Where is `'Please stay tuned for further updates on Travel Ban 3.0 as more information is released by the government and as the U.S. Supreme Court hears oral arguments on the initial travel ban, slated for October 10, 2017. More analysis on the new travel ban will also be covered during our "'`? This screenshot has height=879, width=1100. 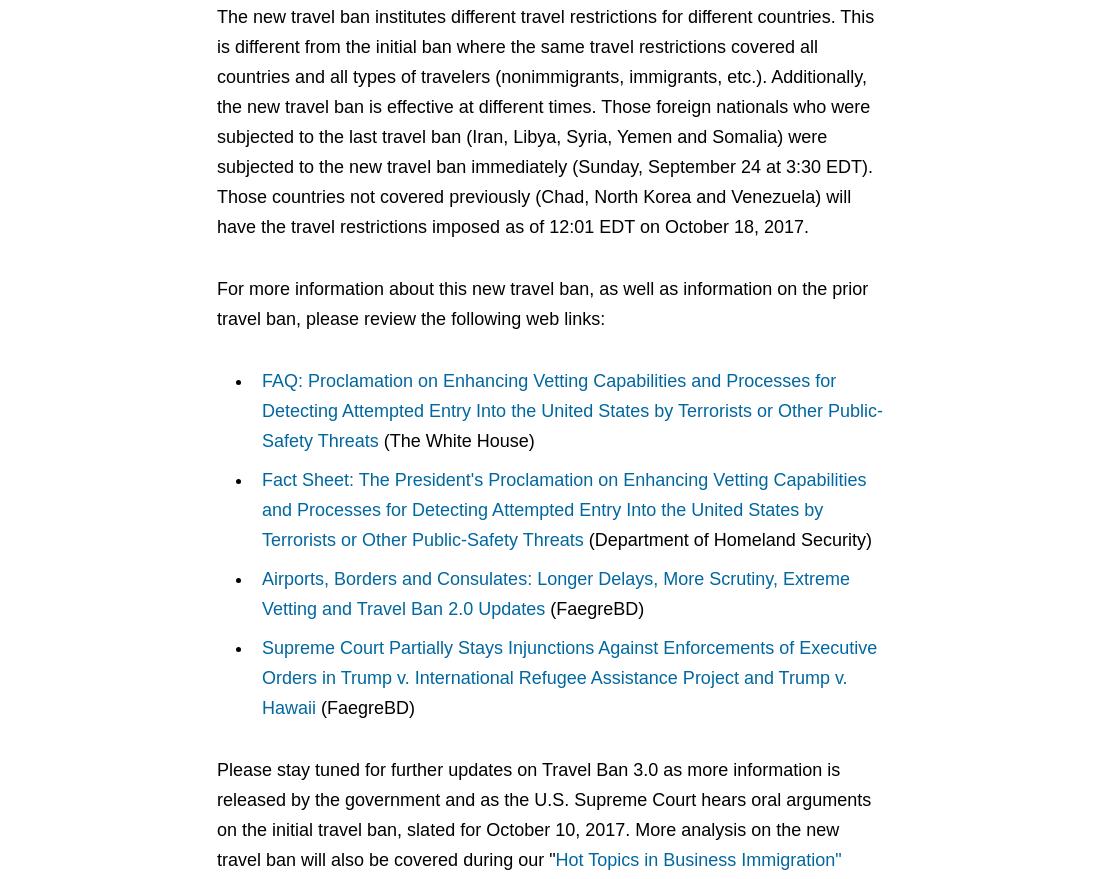
'Please stay tuned for further updates on Travel Ban 3.0 as more information is released by the government and as the U.S. Supreme Court hears oral arguments on the initial travel ban, slated for October 10, 2017. More analysis on the new travel ban will also be covered during our "' is located at coordinates (217, 813).